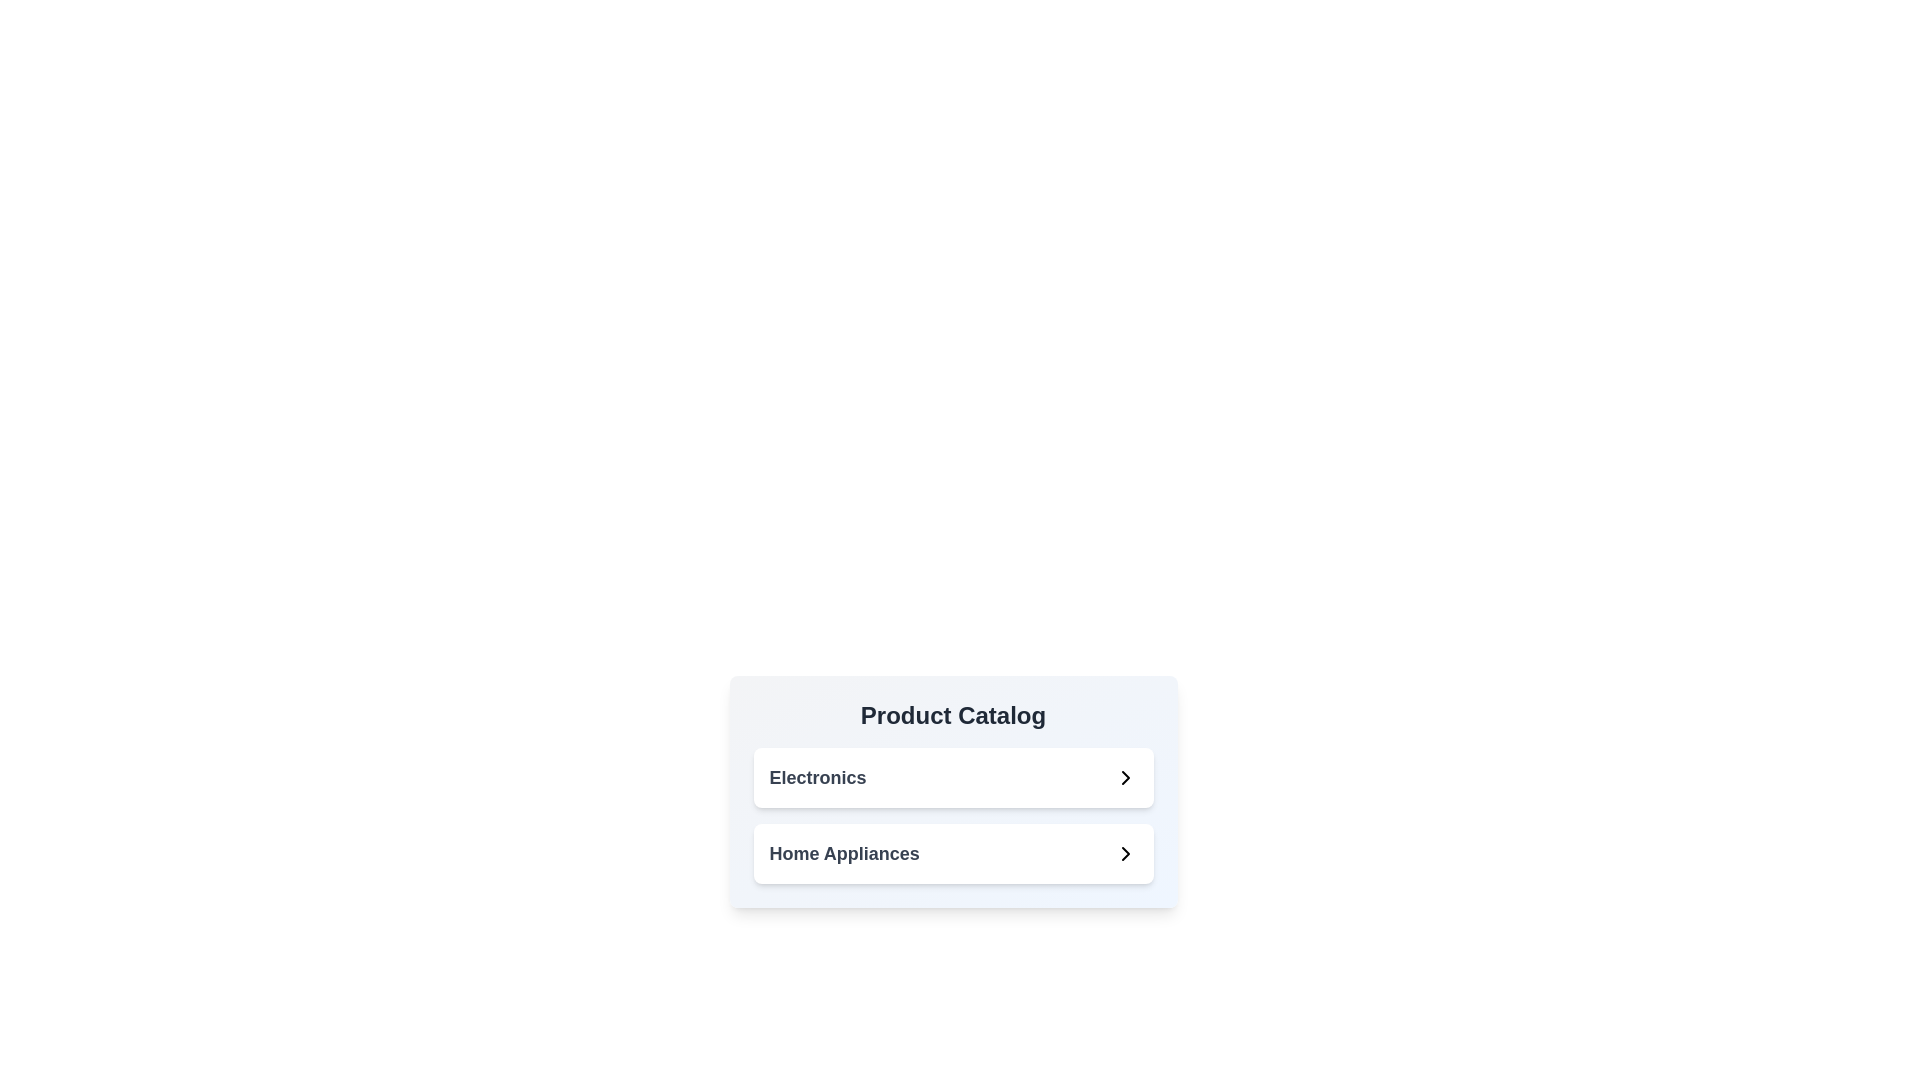 This screenshot has width=1920, height=1080. Describe the element at coordinates (952, 777) in the screenshot. I see `the first selectable item in the vertical stack` at that location.